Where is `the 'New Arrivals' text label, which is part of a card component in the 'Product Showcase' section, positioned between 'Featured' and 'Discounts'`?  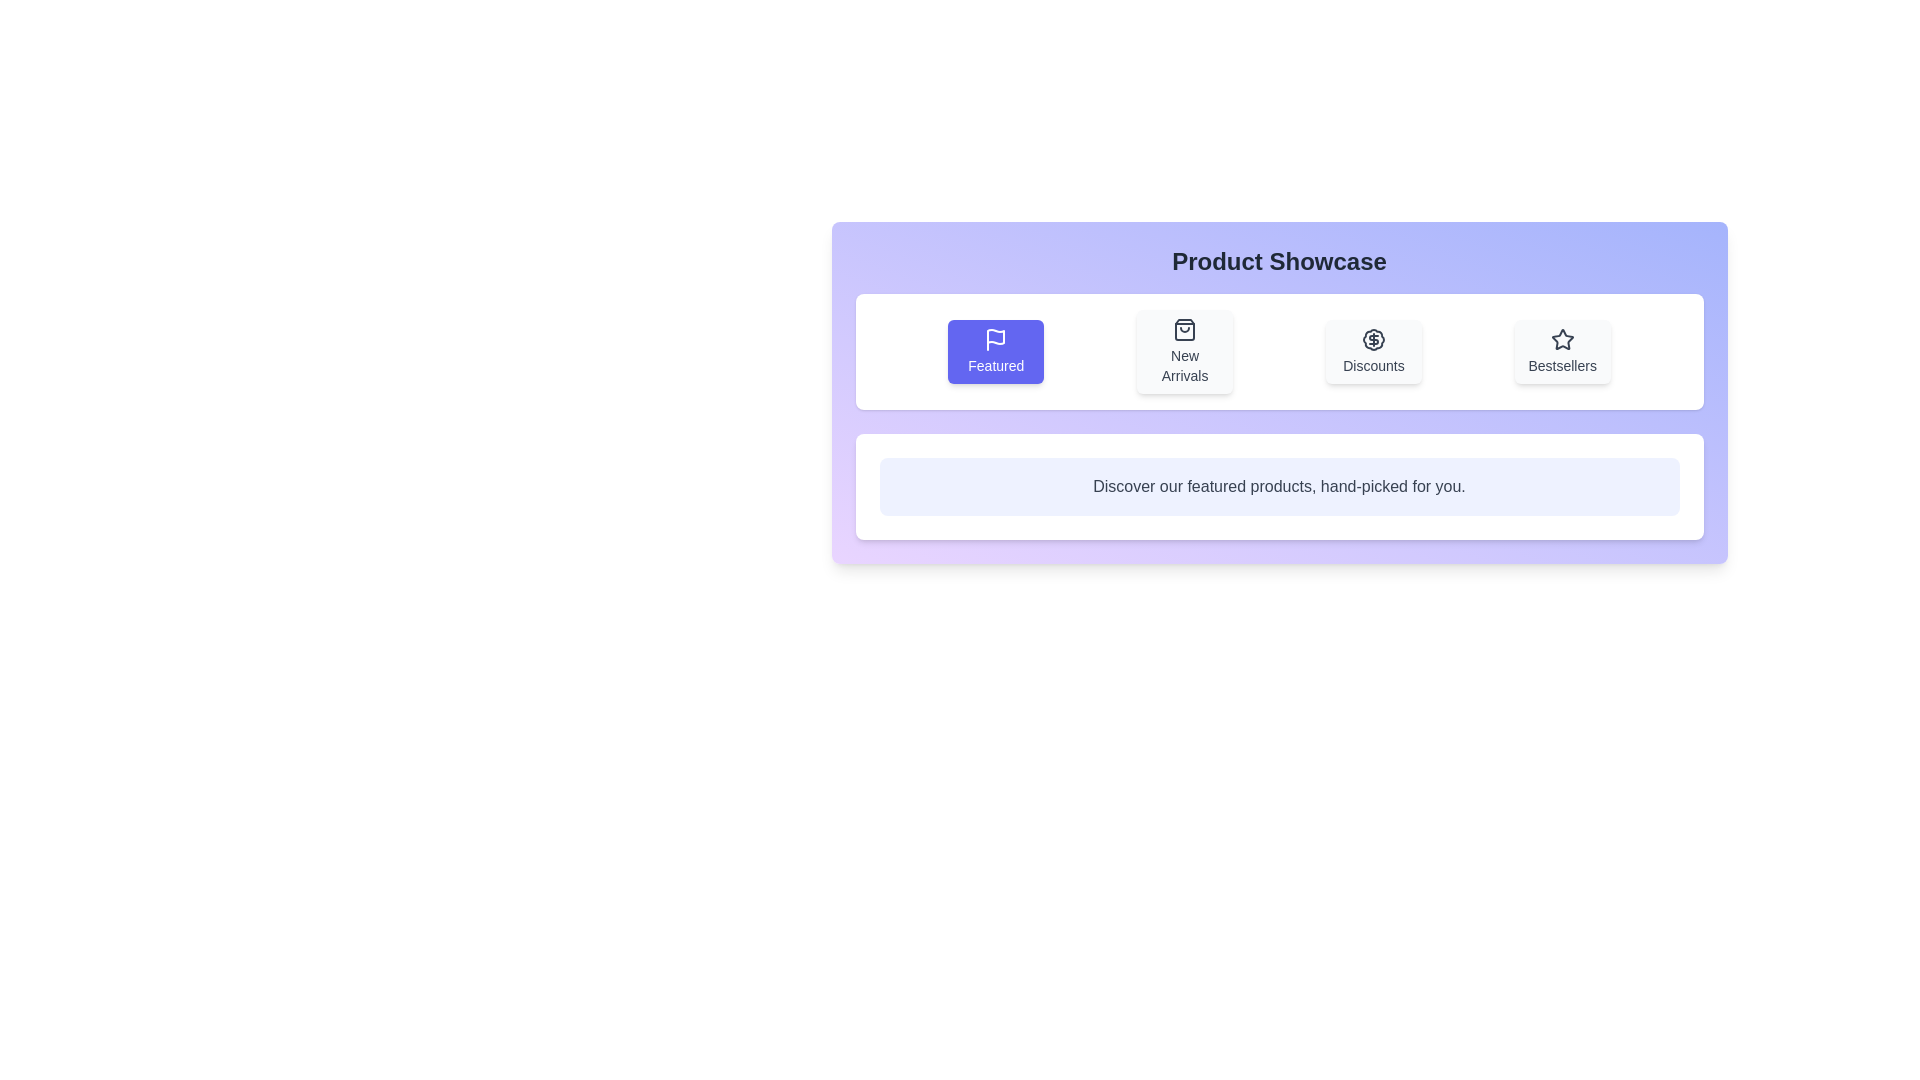 the 'New Arrivals' text label, which is part of a card component in the 'Product Showcase' section, positioned between 'Featured' and 'Discounts' is located at coordinates (1185, 366).